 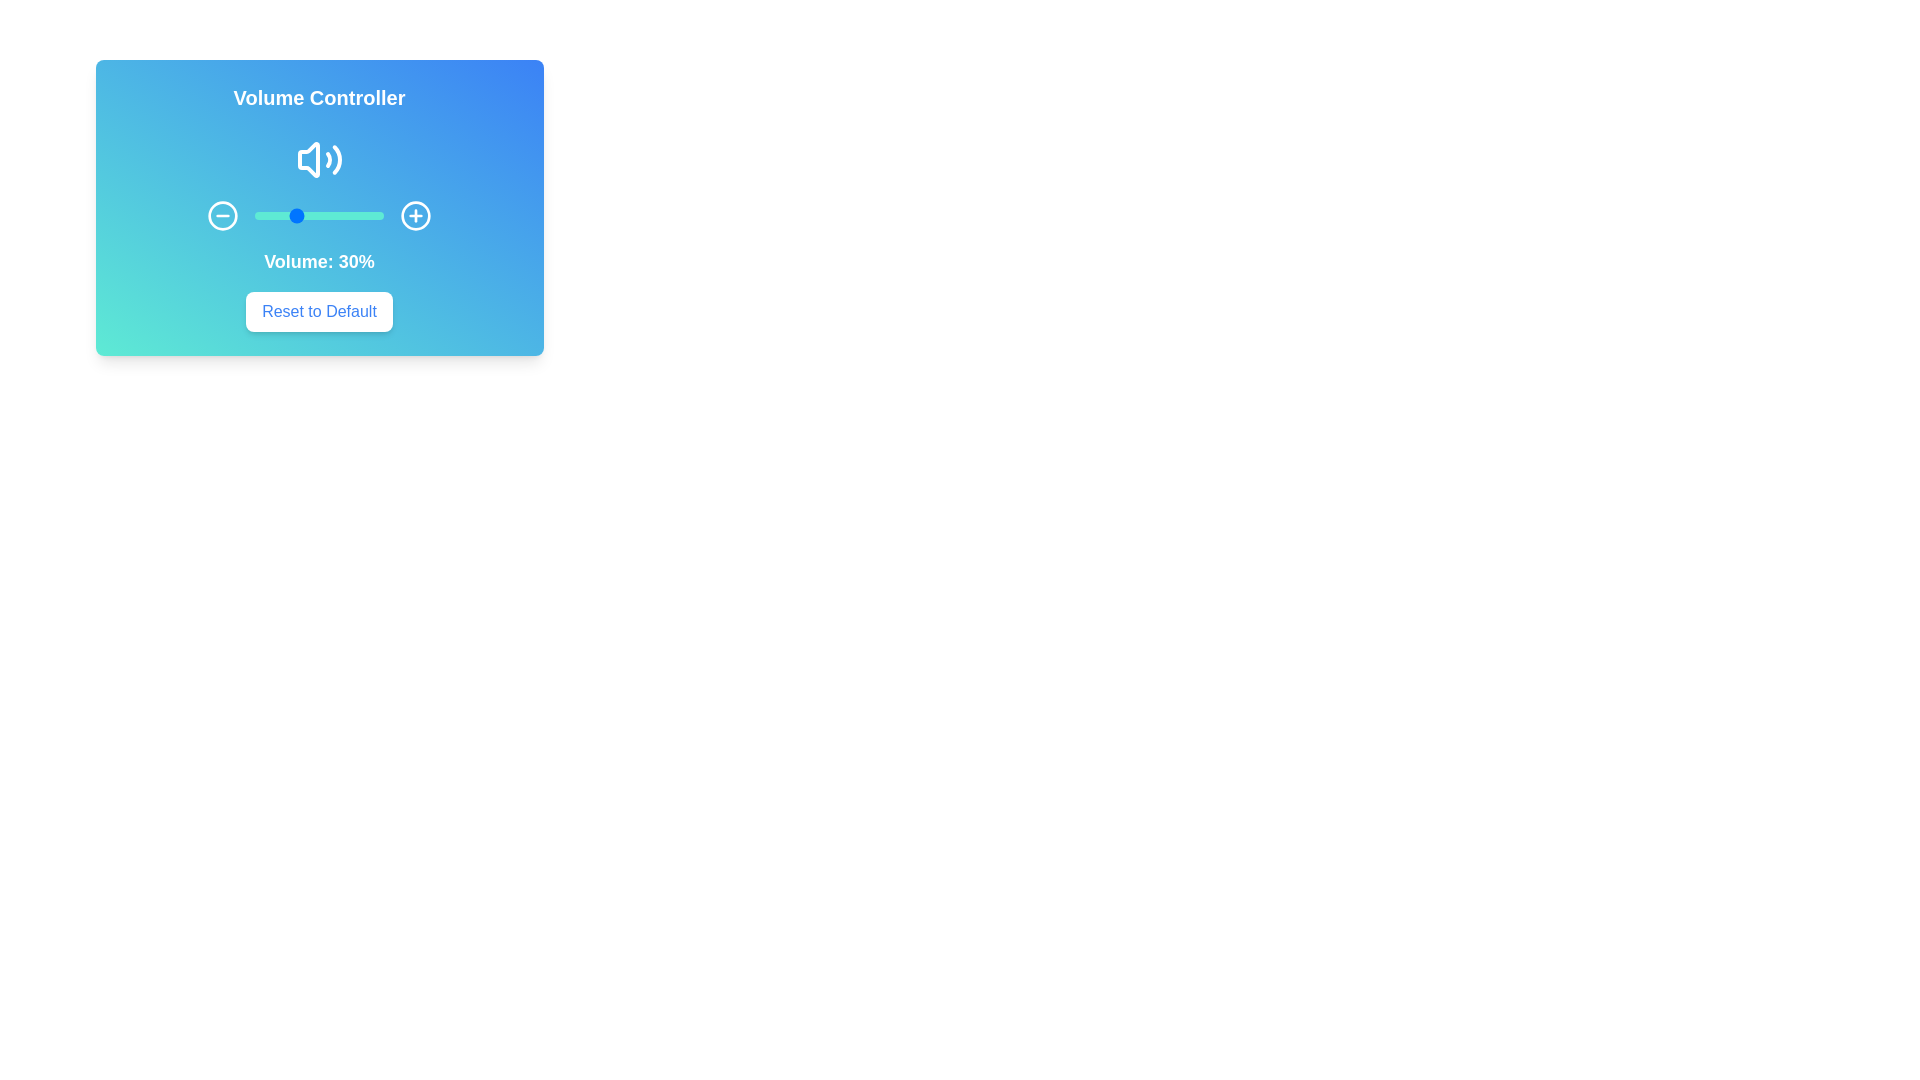 I want to click on the volume slider to 57%, so click(x=328, y=216).